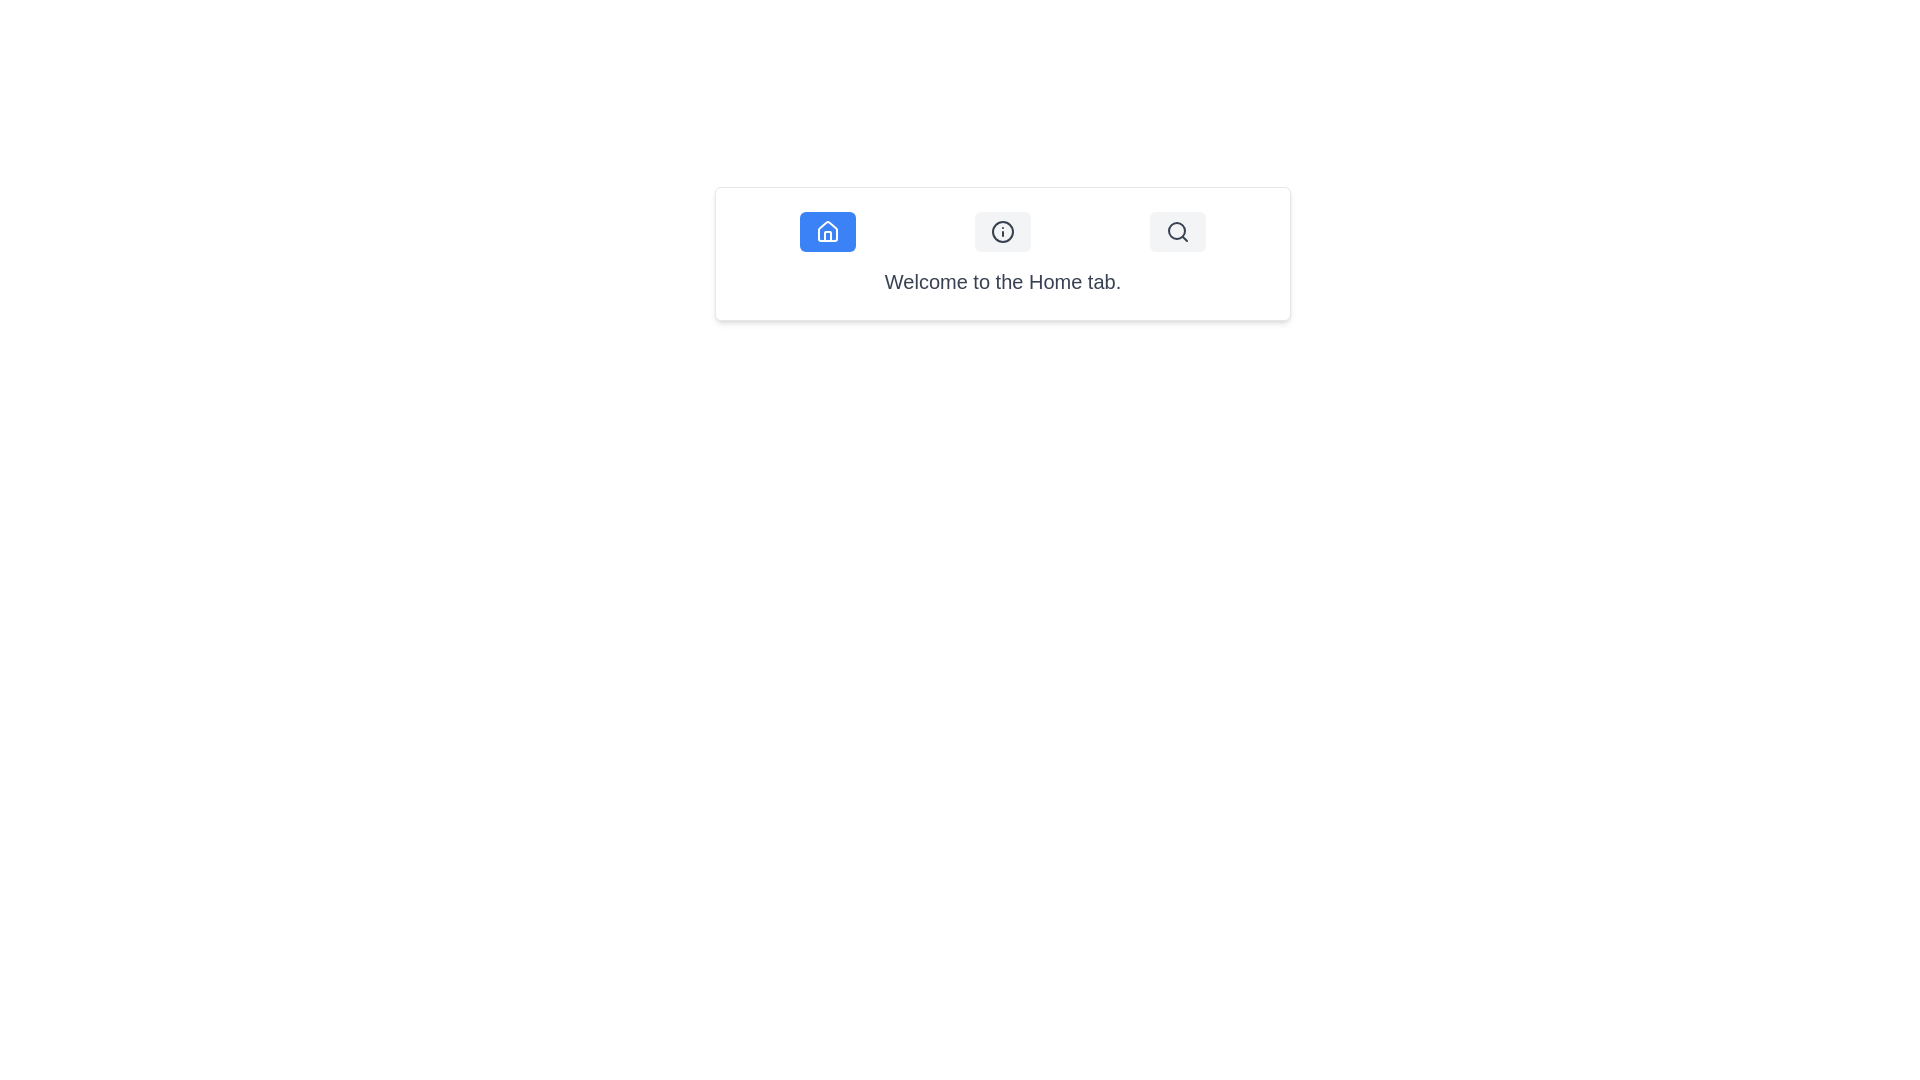 Image resolution: width=1920 pixels, height=1080 pixels. Describe the element at coordinates (1178, 230) in the screenshot. I see `the third button with a rounded rectangular shape and a light gray background containing a black search icon, located to the far right of the group of buttons` at that location.